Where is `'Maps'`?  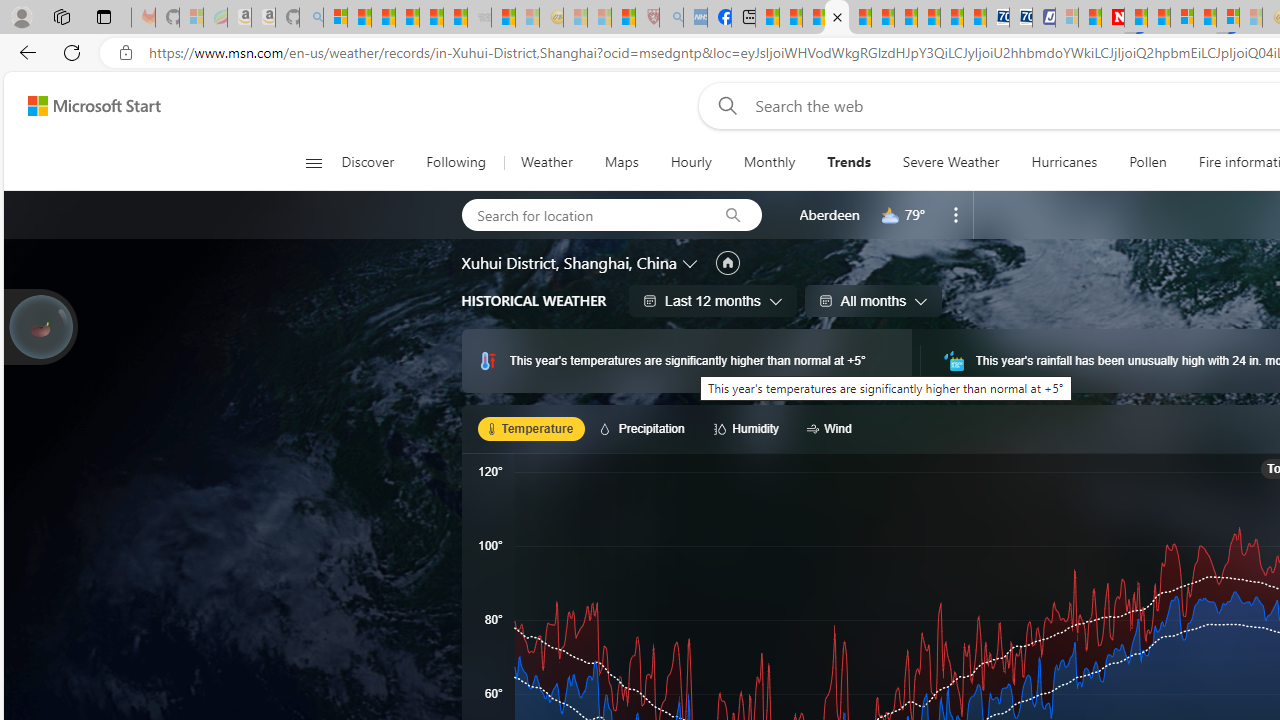
'Maps' is located at coordinates (620, 162).